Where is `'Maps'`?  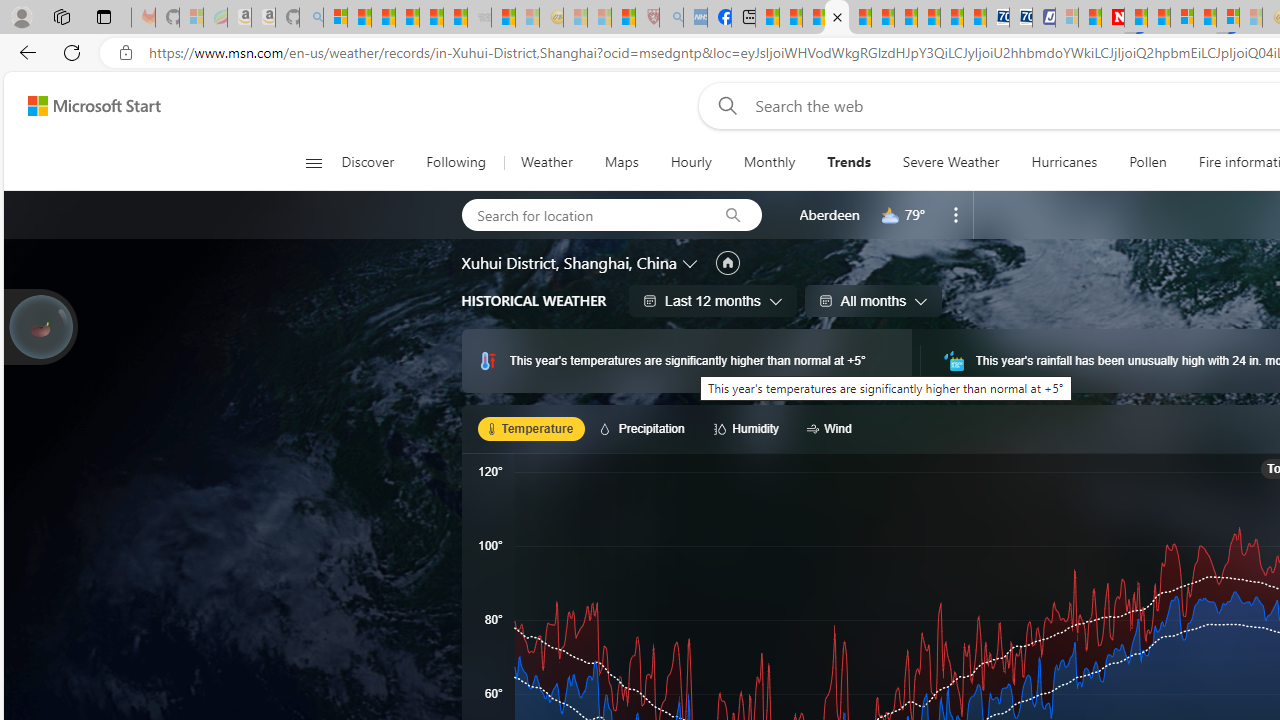
'Maps' is located at coordinates (620, 162).